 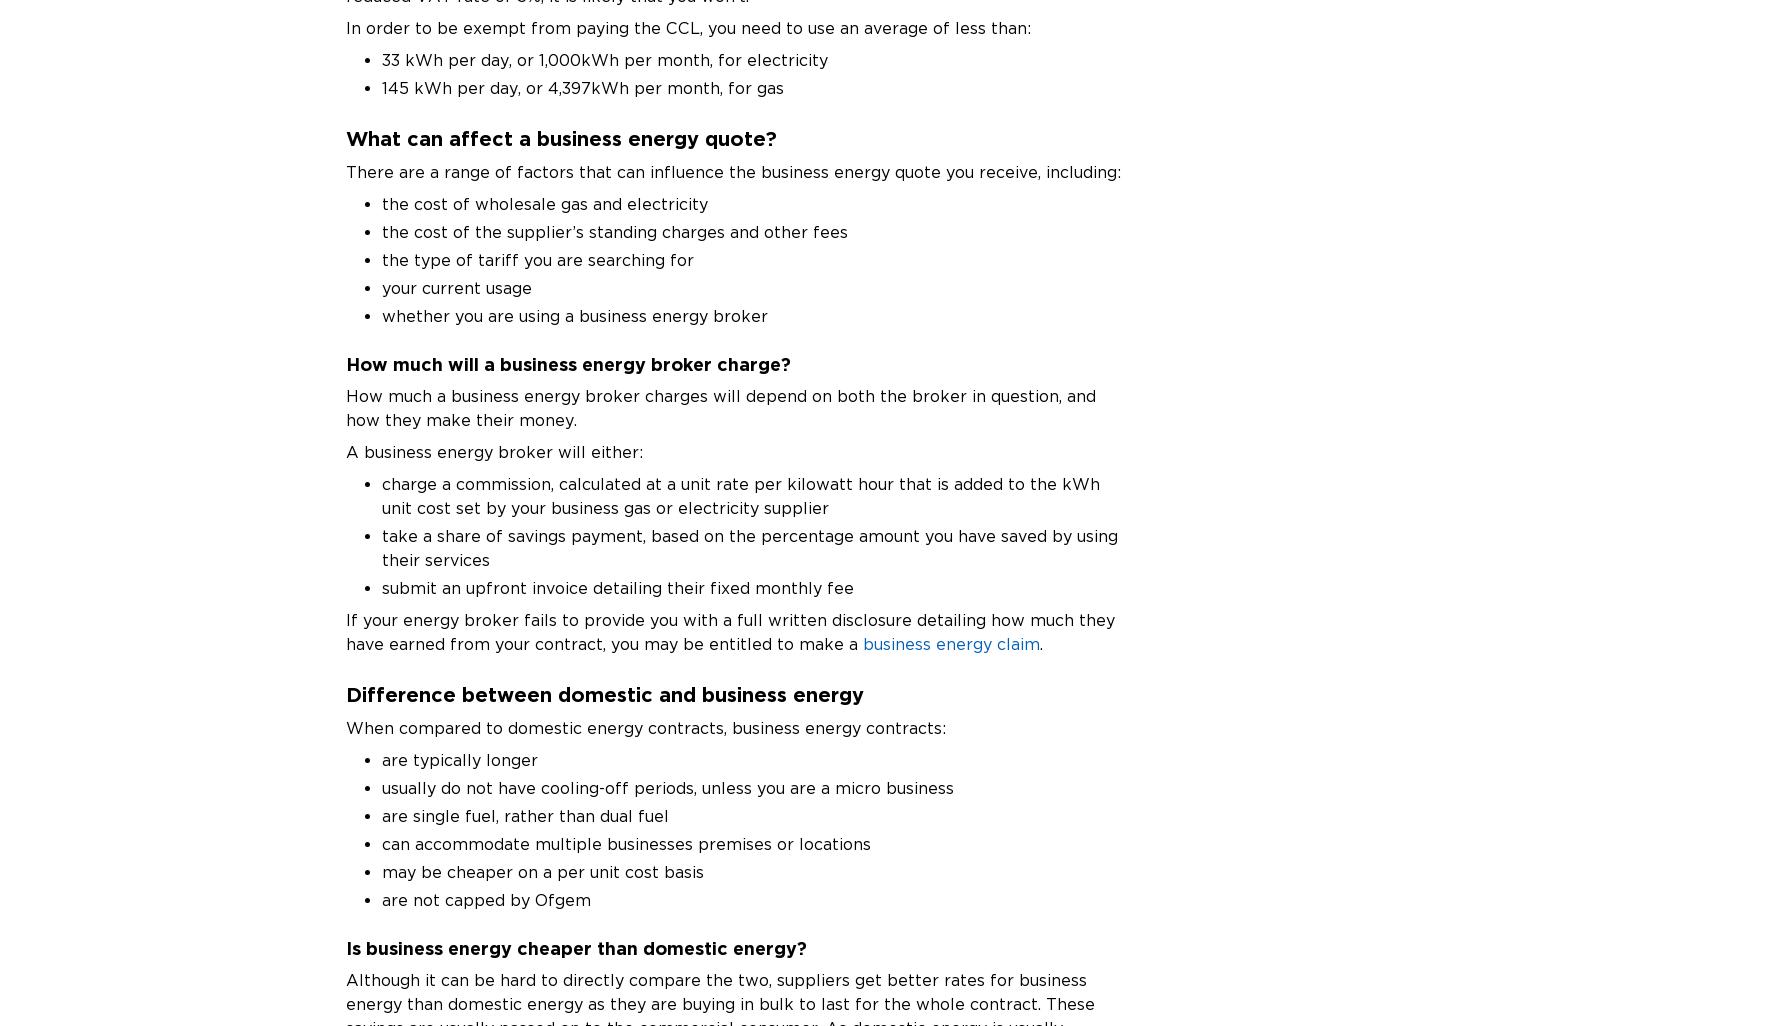 What do you see at coordinates (381, 86) in the screenshot?
I see `'145 kWh per day, or 4,397kWh per month, for gas'` at bounding box center [381, 86].